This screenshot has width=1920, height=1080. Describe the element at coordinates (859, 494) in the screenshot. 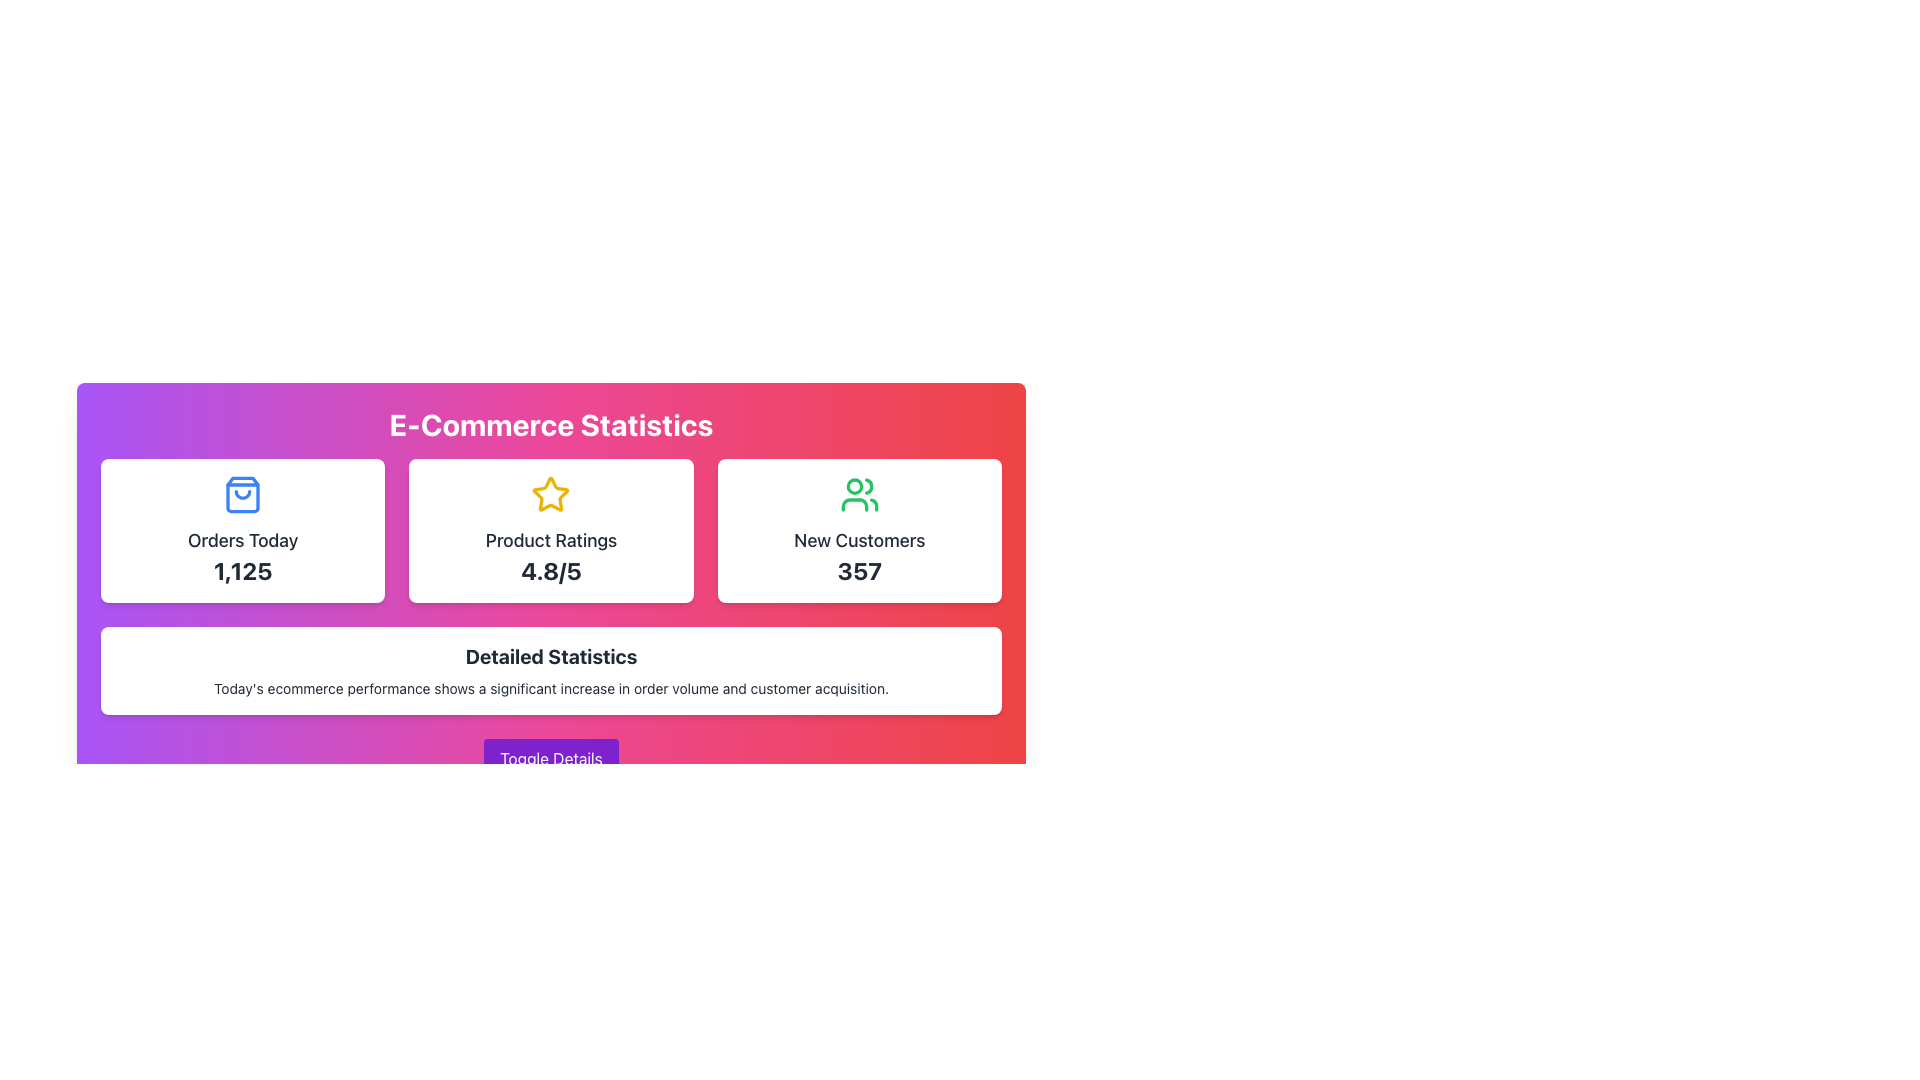

I see `the decorative SVG icon representing the 'New Customers' section in the statistics card located at the top center of the card, directly above the text 'New Customers' and the number '357'` at that location.